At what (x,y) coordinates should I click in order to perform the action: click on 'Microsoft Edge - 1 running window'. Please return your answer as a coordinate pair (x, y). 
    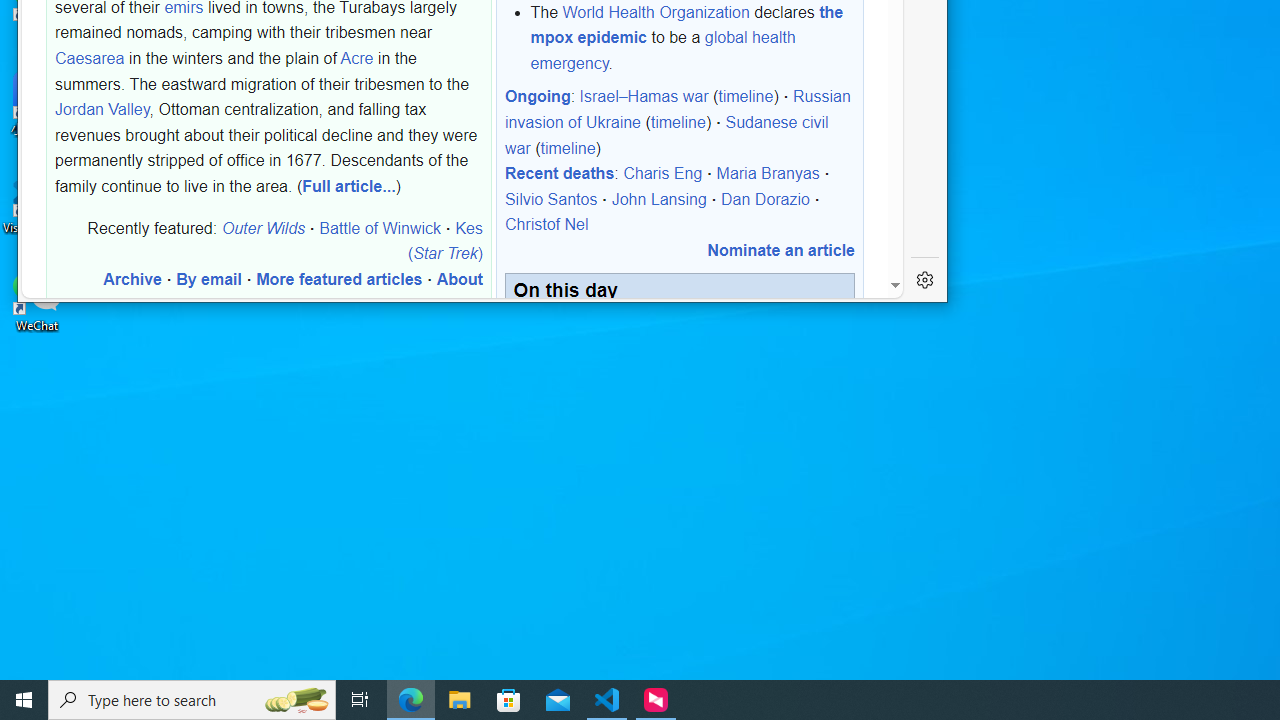
    Looking at the image, I should click on (410, 698).